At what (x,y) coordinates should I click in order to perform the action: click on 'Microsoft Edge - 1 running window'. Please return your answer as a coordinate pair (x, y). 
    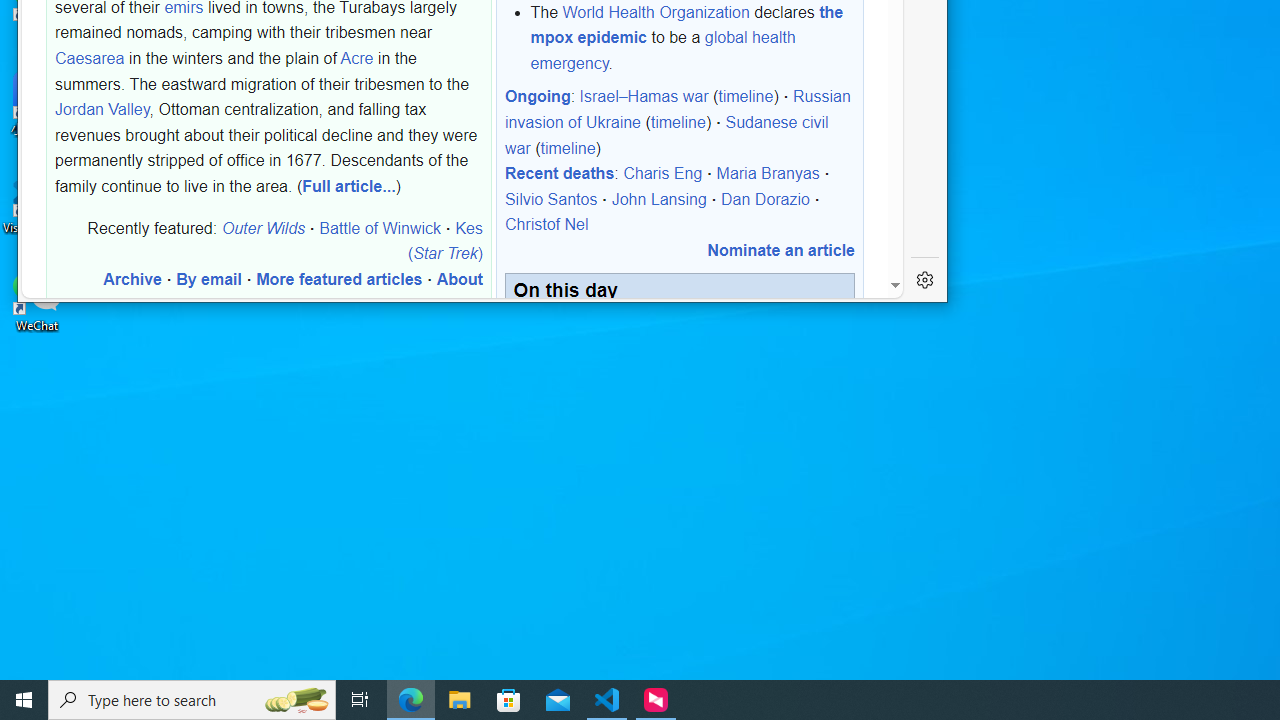
    Looking at the image, I should click on (410, 698).